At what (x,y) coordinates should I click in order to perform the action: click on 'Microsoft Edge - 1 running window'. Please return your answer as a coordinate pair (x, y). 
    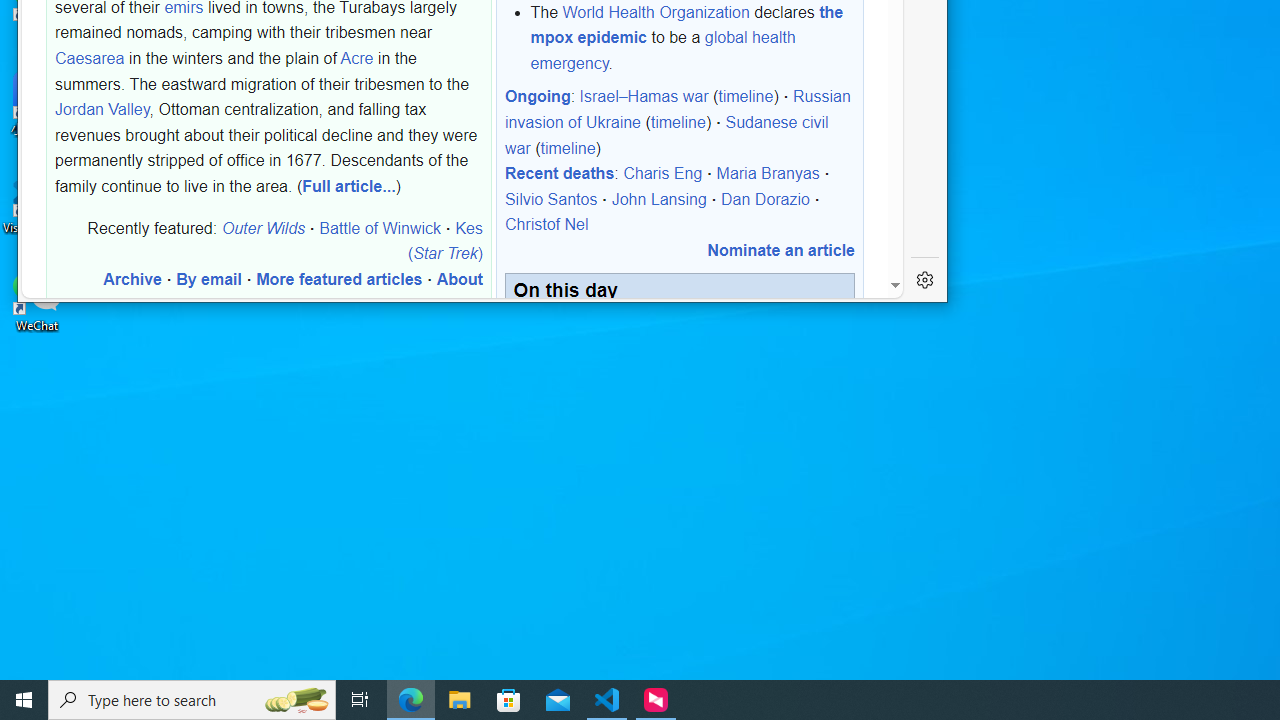
    Looking at the image, I should click on (410, 698).